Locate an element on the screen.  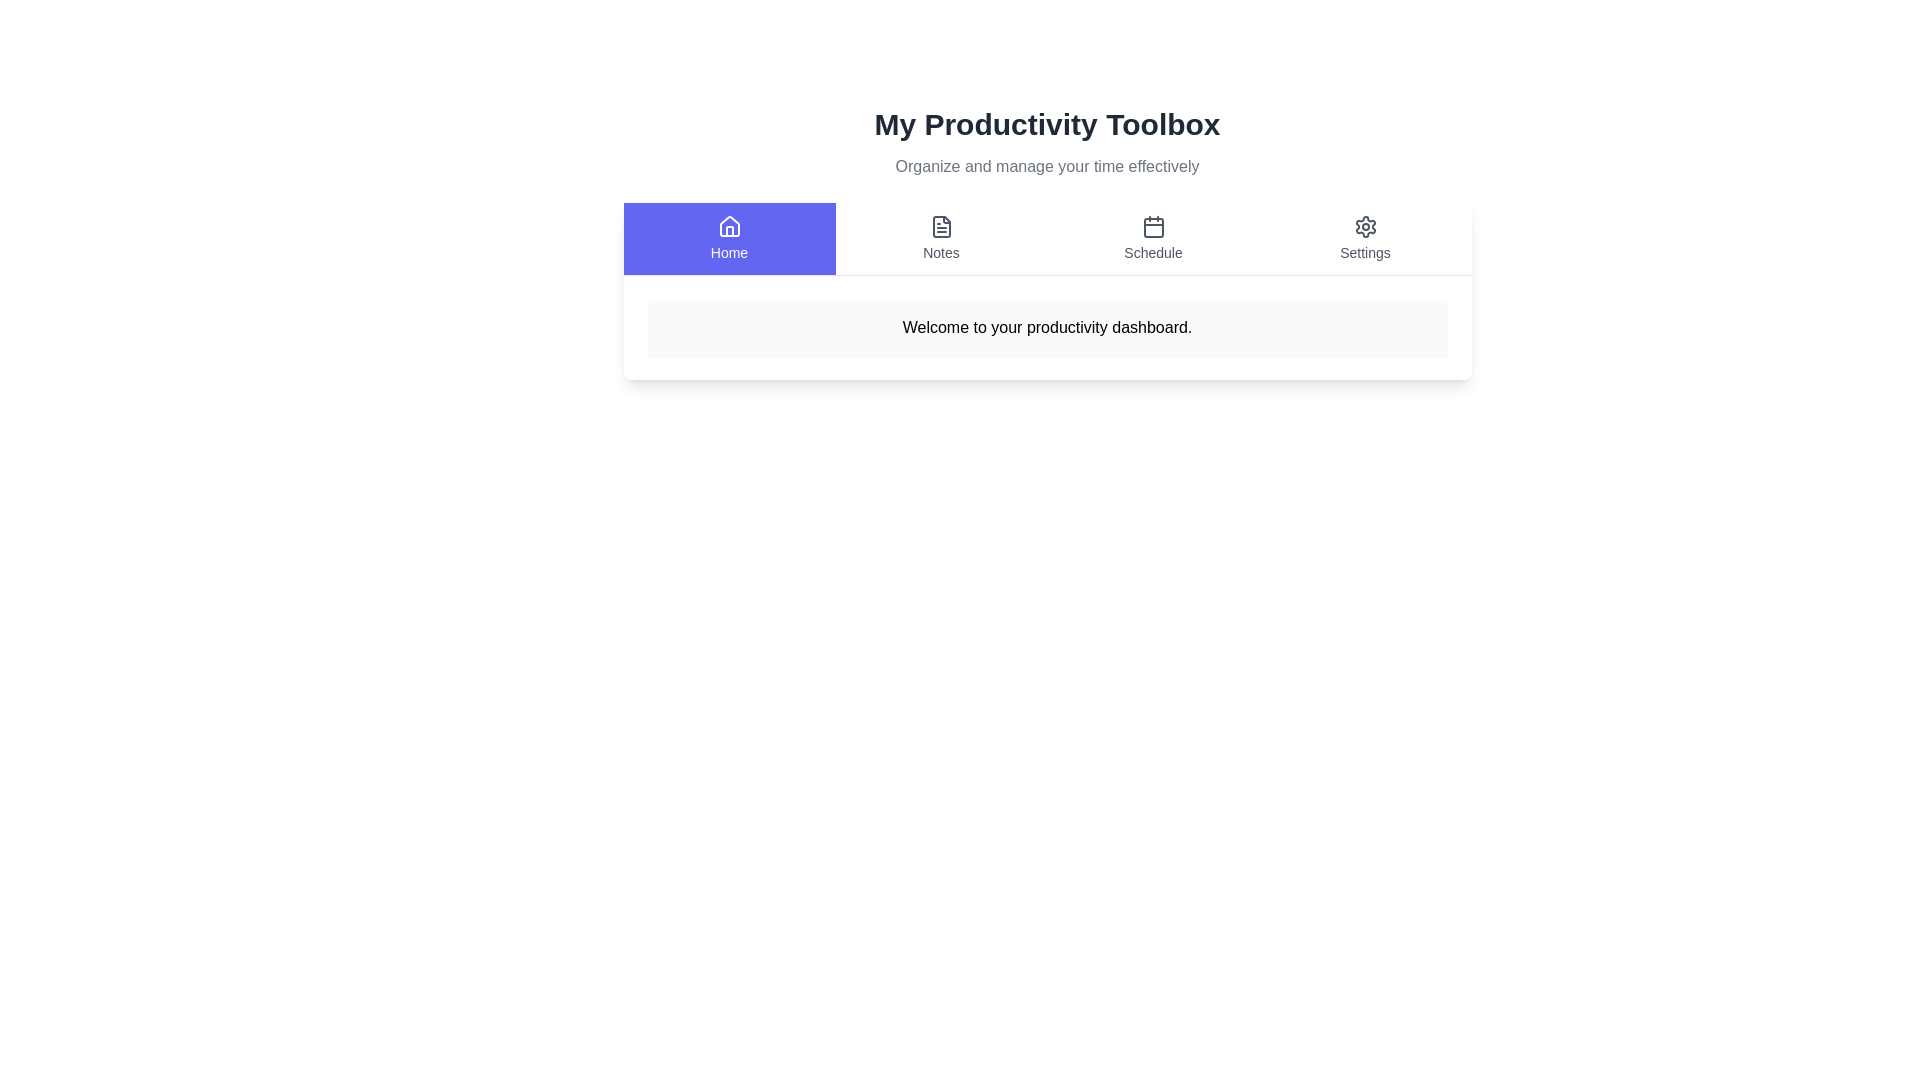
static text that says 'Organize and manage your time effectively', located below the main heading 'My Productivity Toolbox' at the top-center of the interface is located at coordinates (1046, 165).